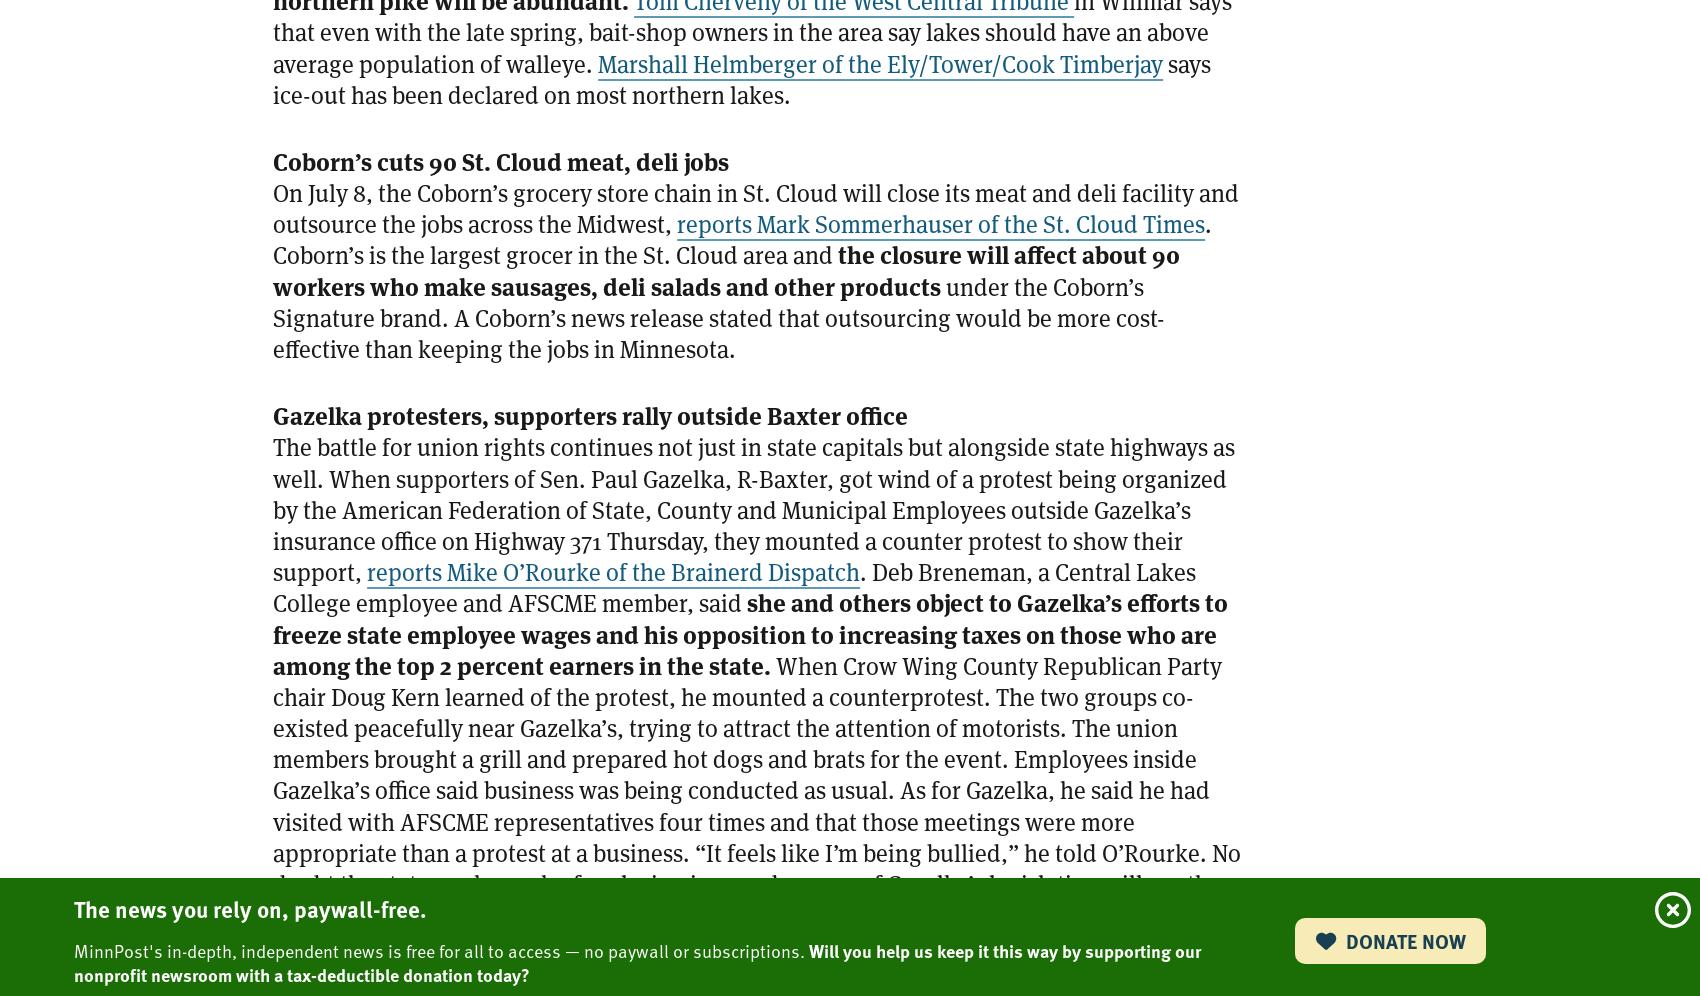 This screenshot has height=996, width=1700. What do you see at coordinates (366, 571) in the screenshot?
I see `'reports Mike O’Rourke of the Brainerd Dispatch'` at bounding box center [366, 571].